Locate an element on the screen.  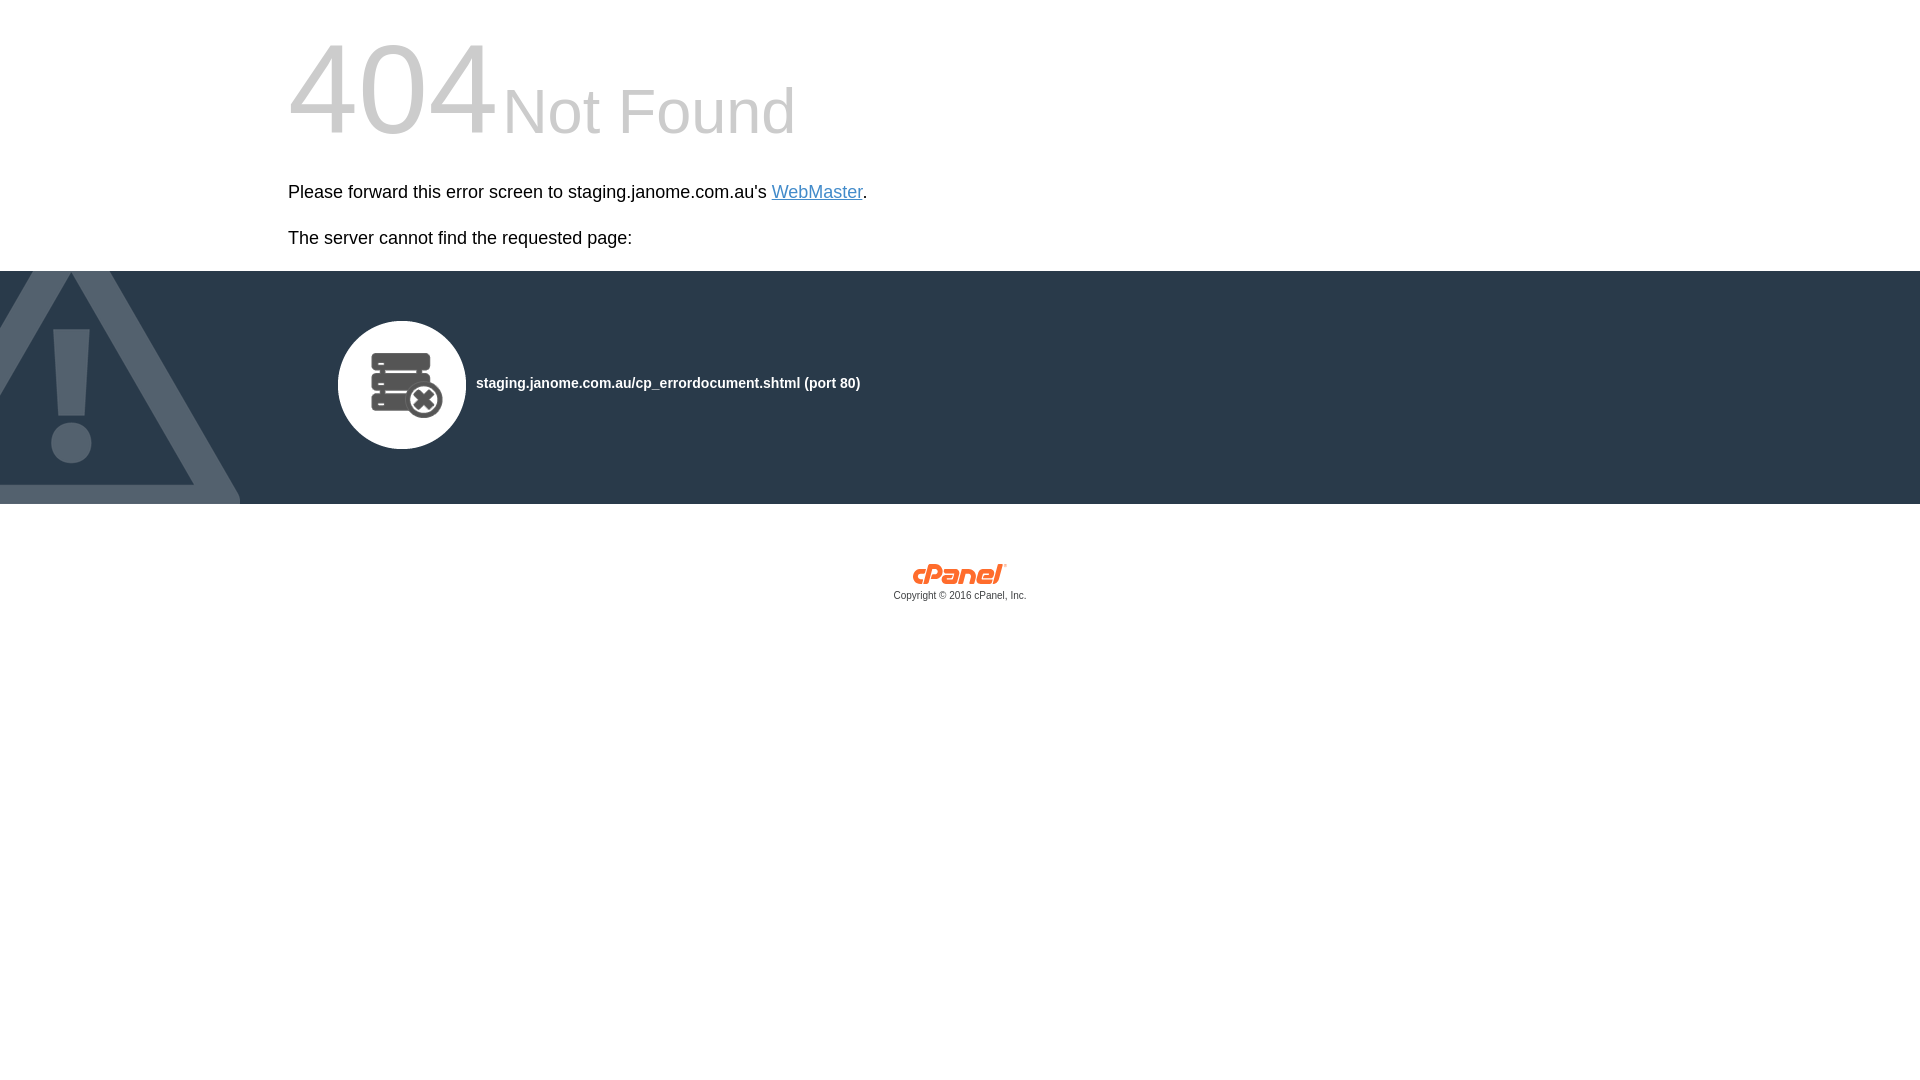
'WebMaster' is located at coordinates (817, 192).